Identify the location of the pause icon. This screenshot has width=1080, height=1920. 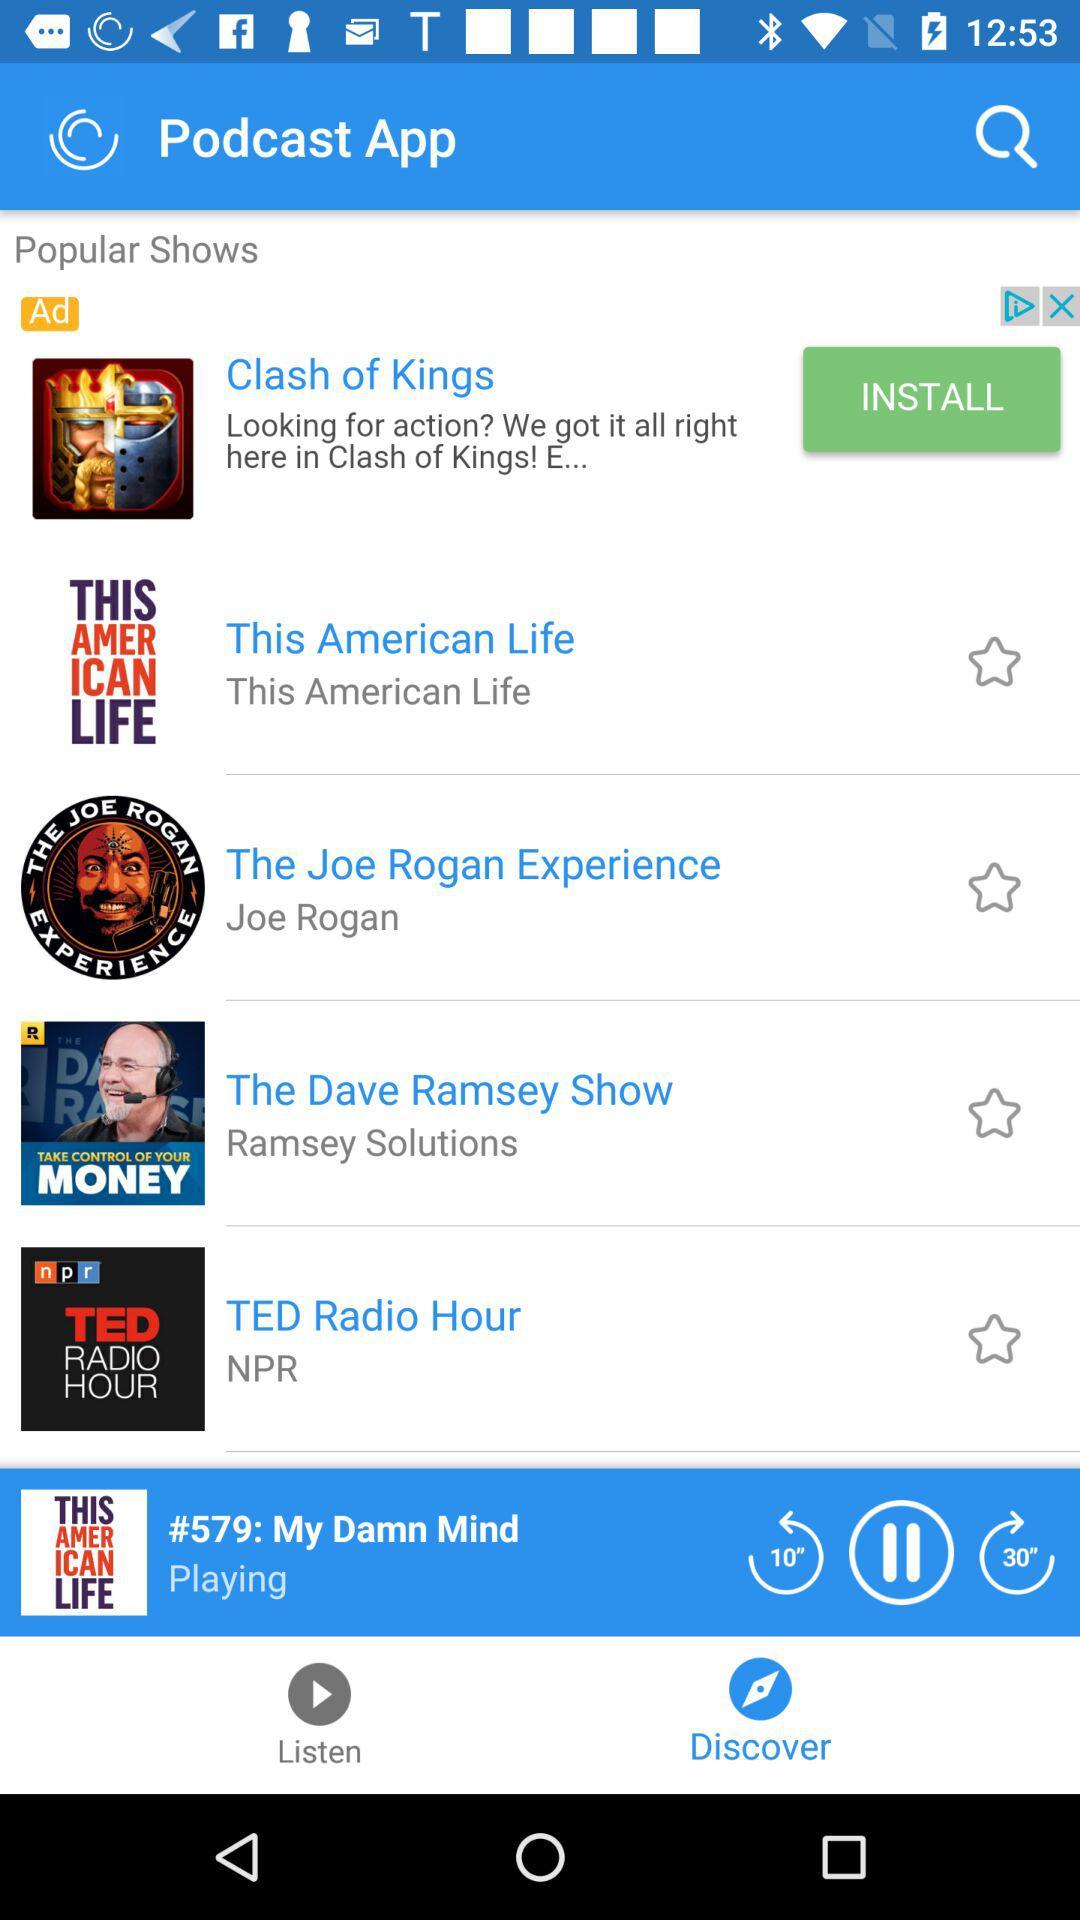
(901, 1551).